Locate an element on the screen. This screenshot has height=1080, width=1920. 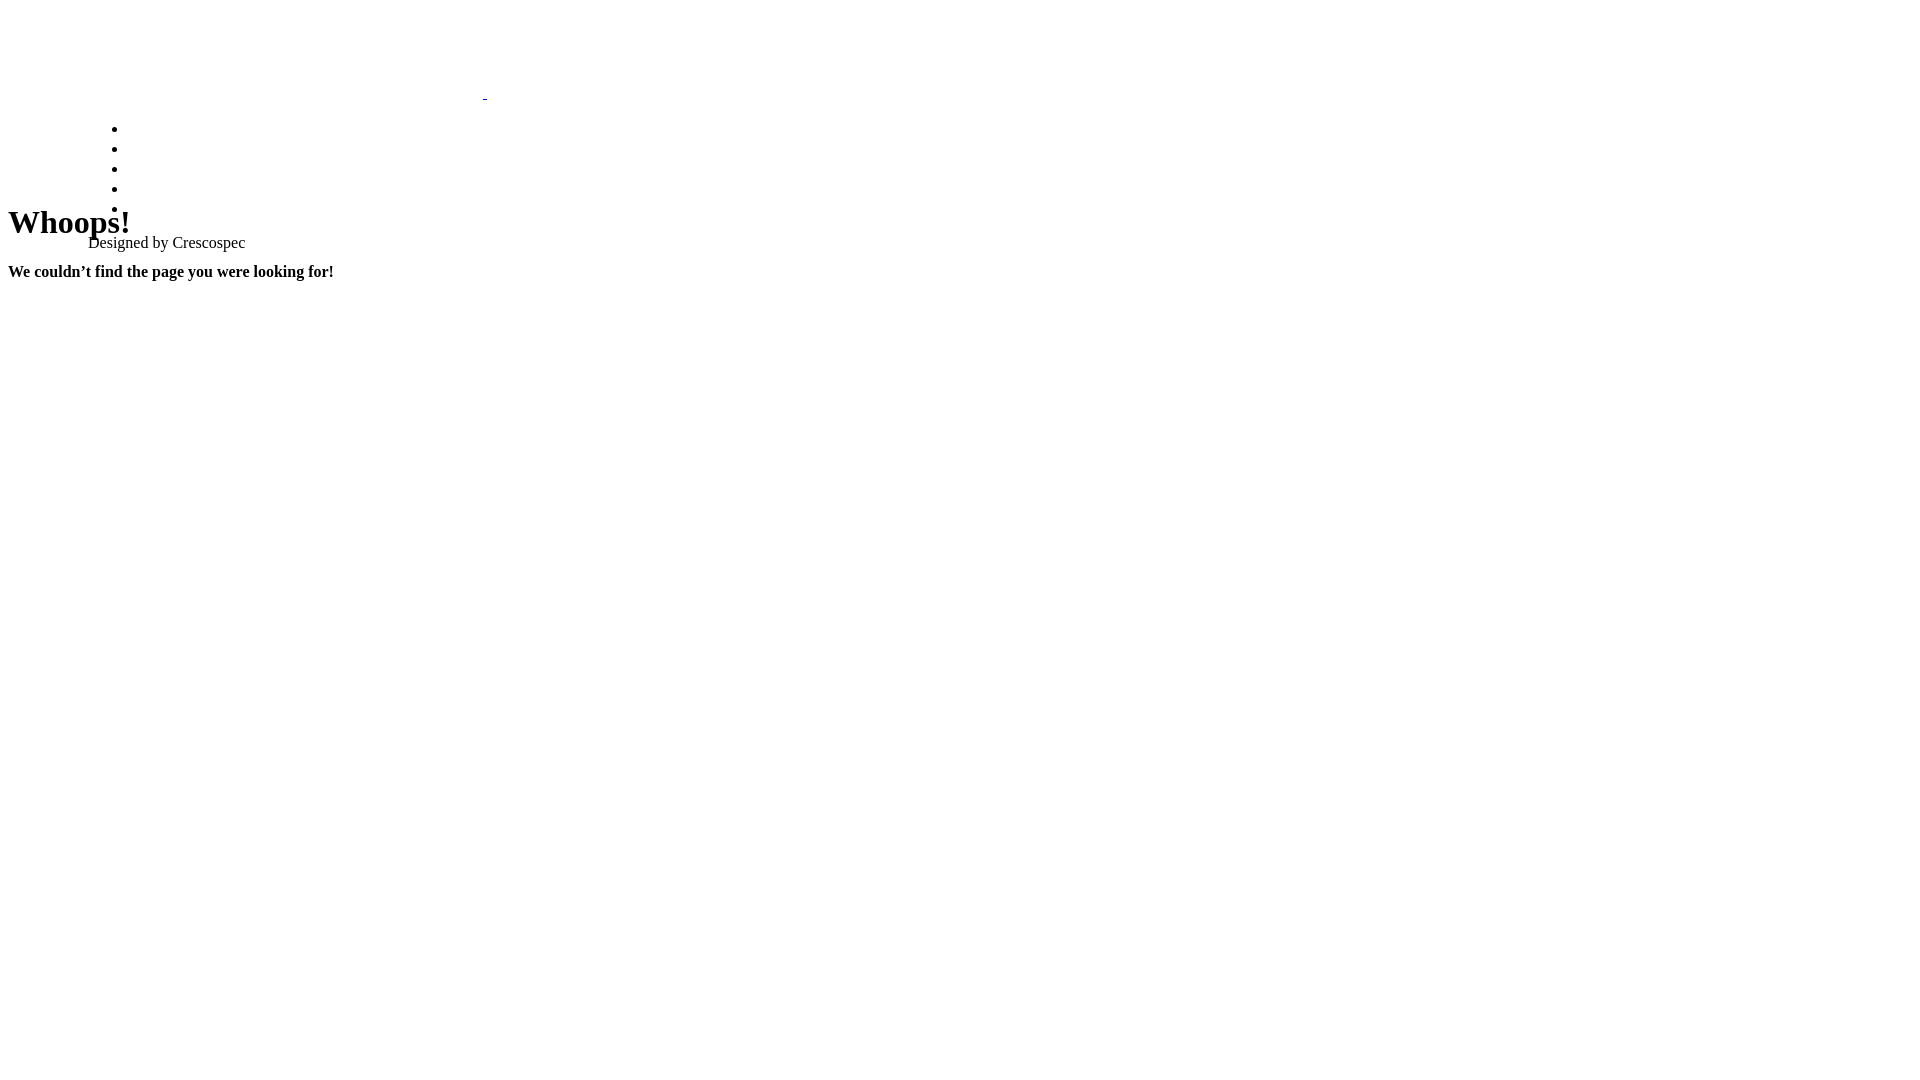
'PROJECTS' is located at coordinates (169, 188).